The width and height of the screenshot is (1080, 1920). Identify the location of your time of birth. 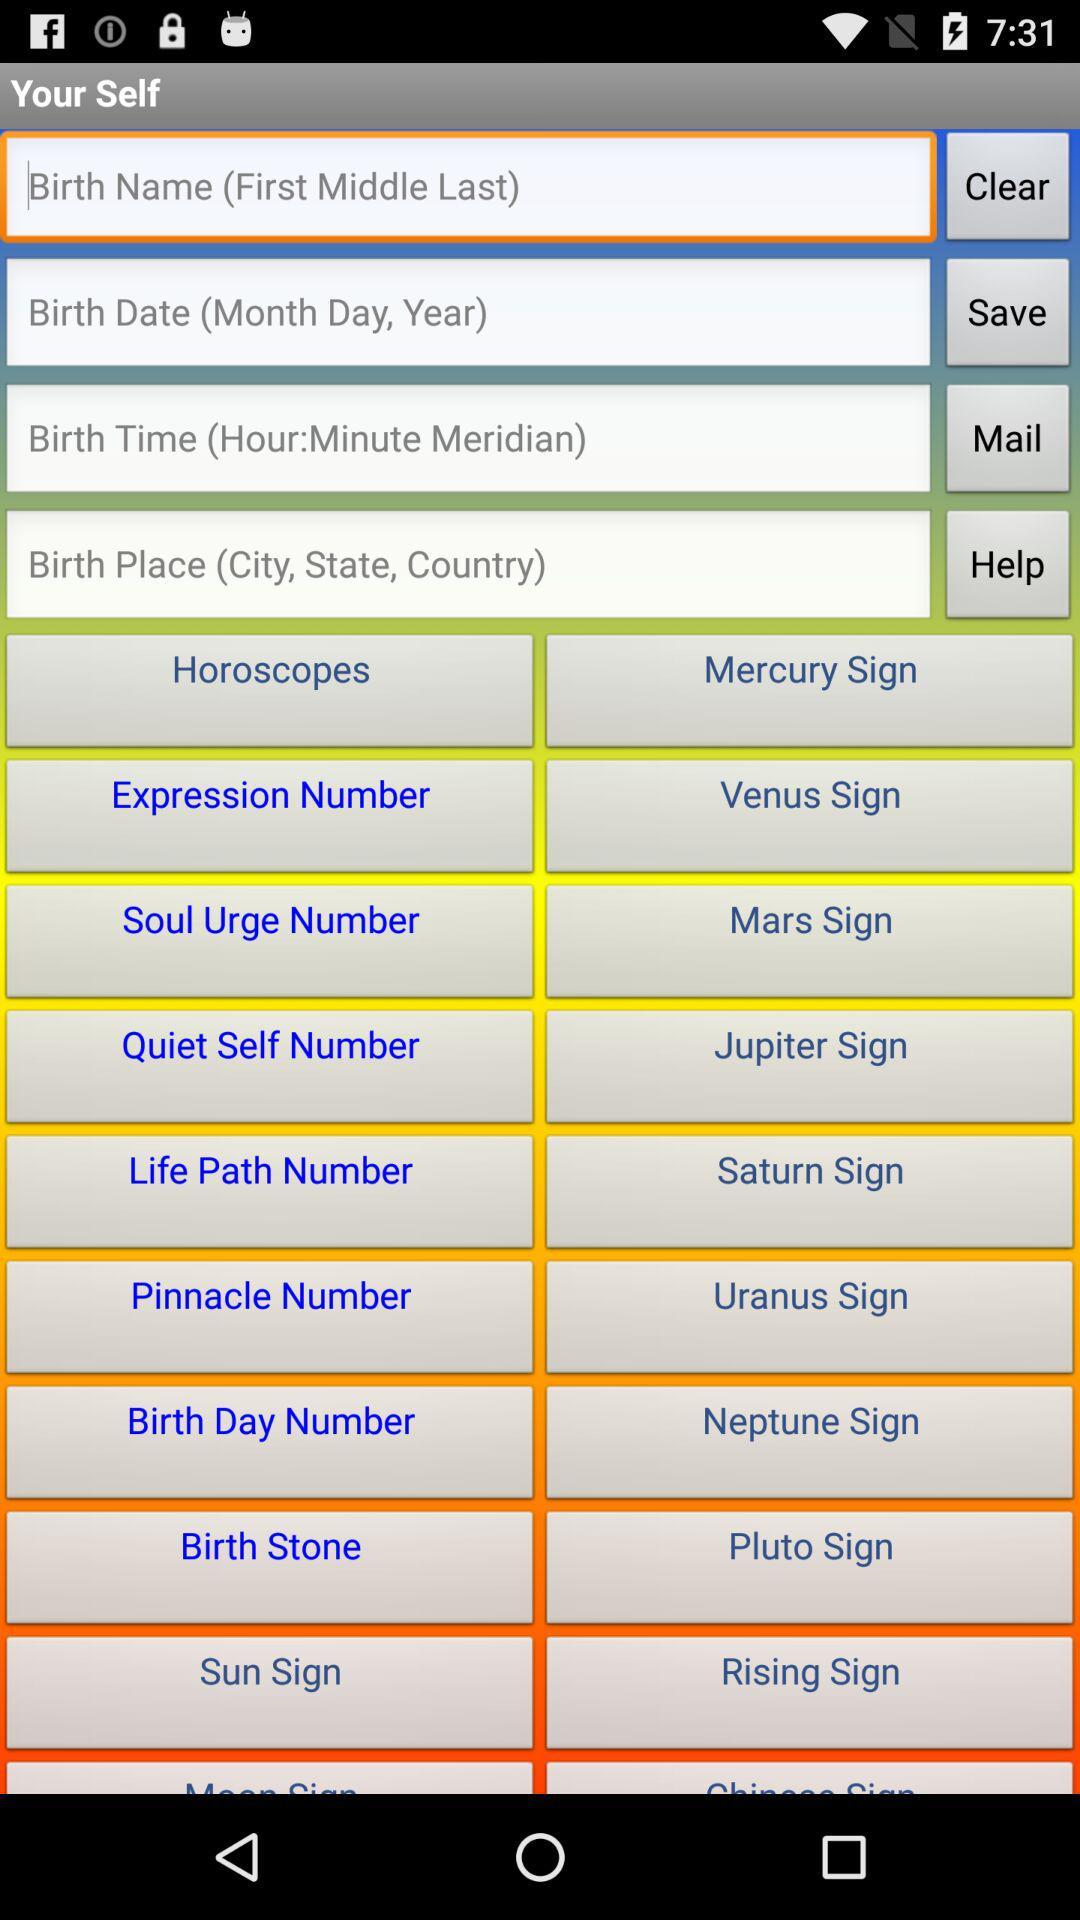
(468, 442).